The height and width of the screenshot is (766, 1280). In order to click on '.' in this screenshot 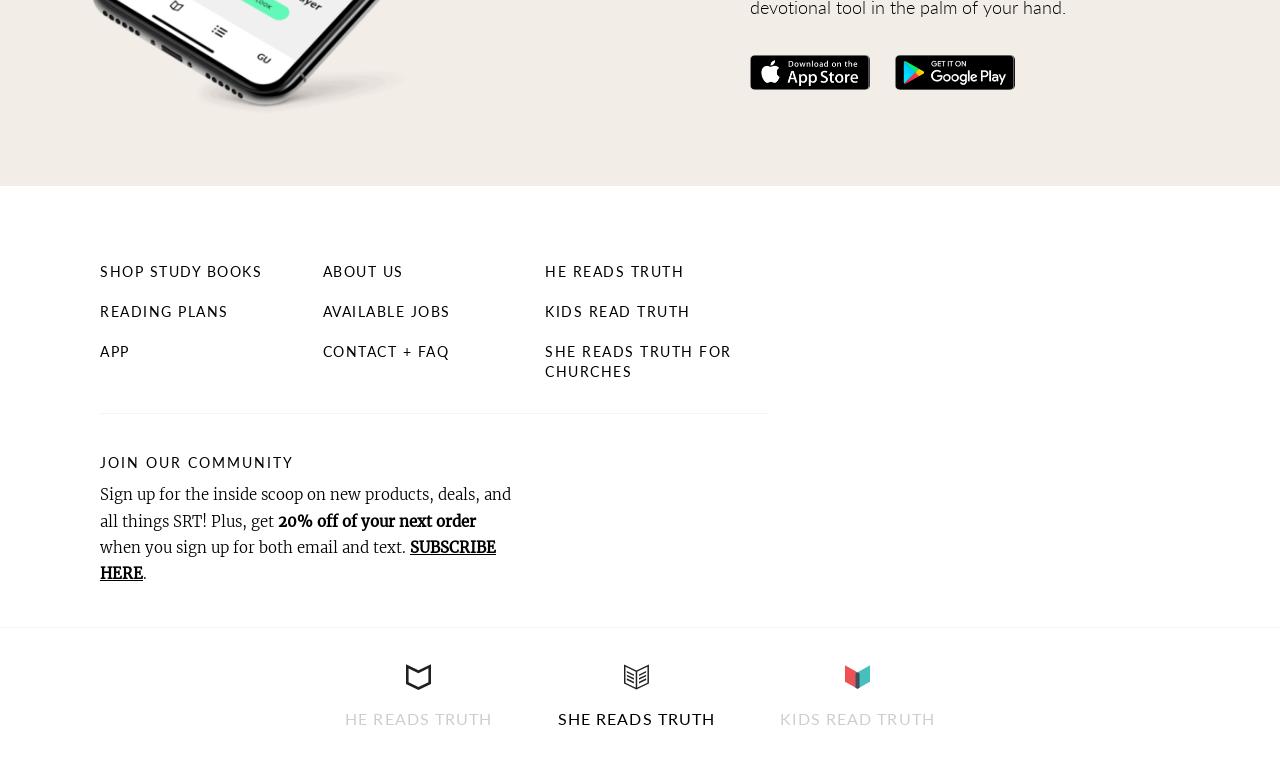, I will do `click(144, 572)`.